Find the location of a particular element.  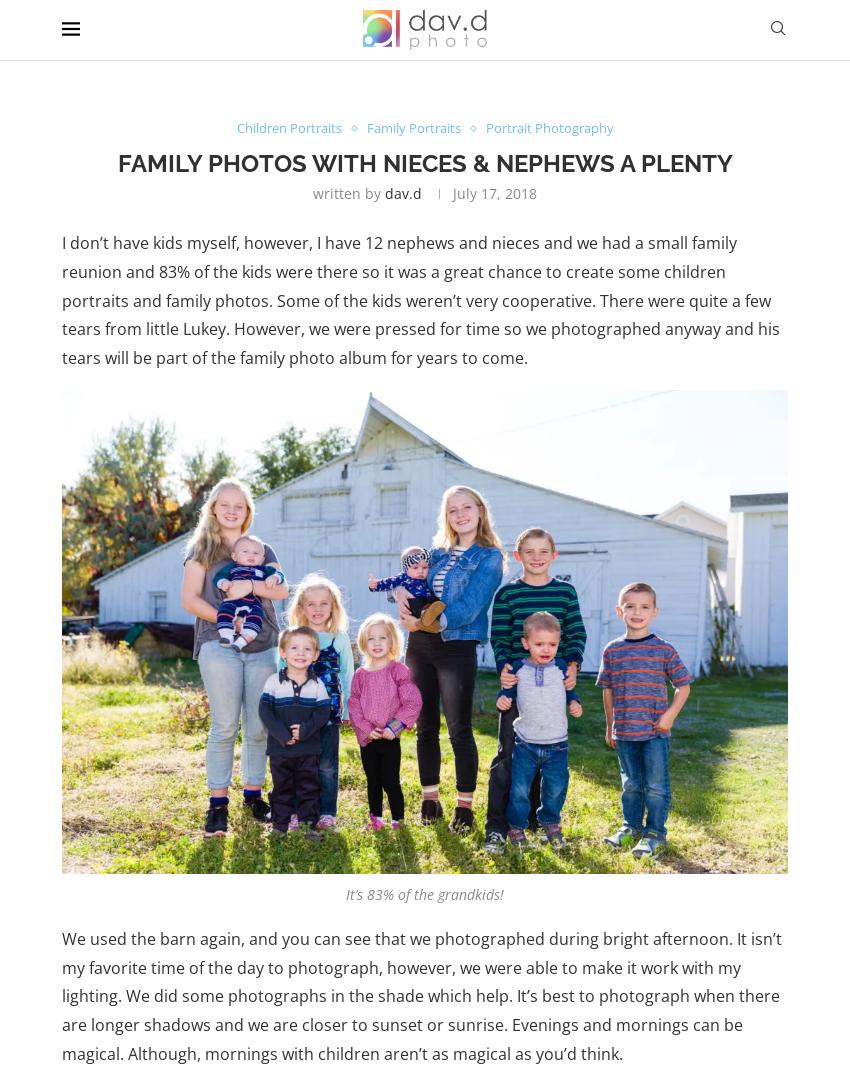

'written by' is located at coordinates (348, 192).